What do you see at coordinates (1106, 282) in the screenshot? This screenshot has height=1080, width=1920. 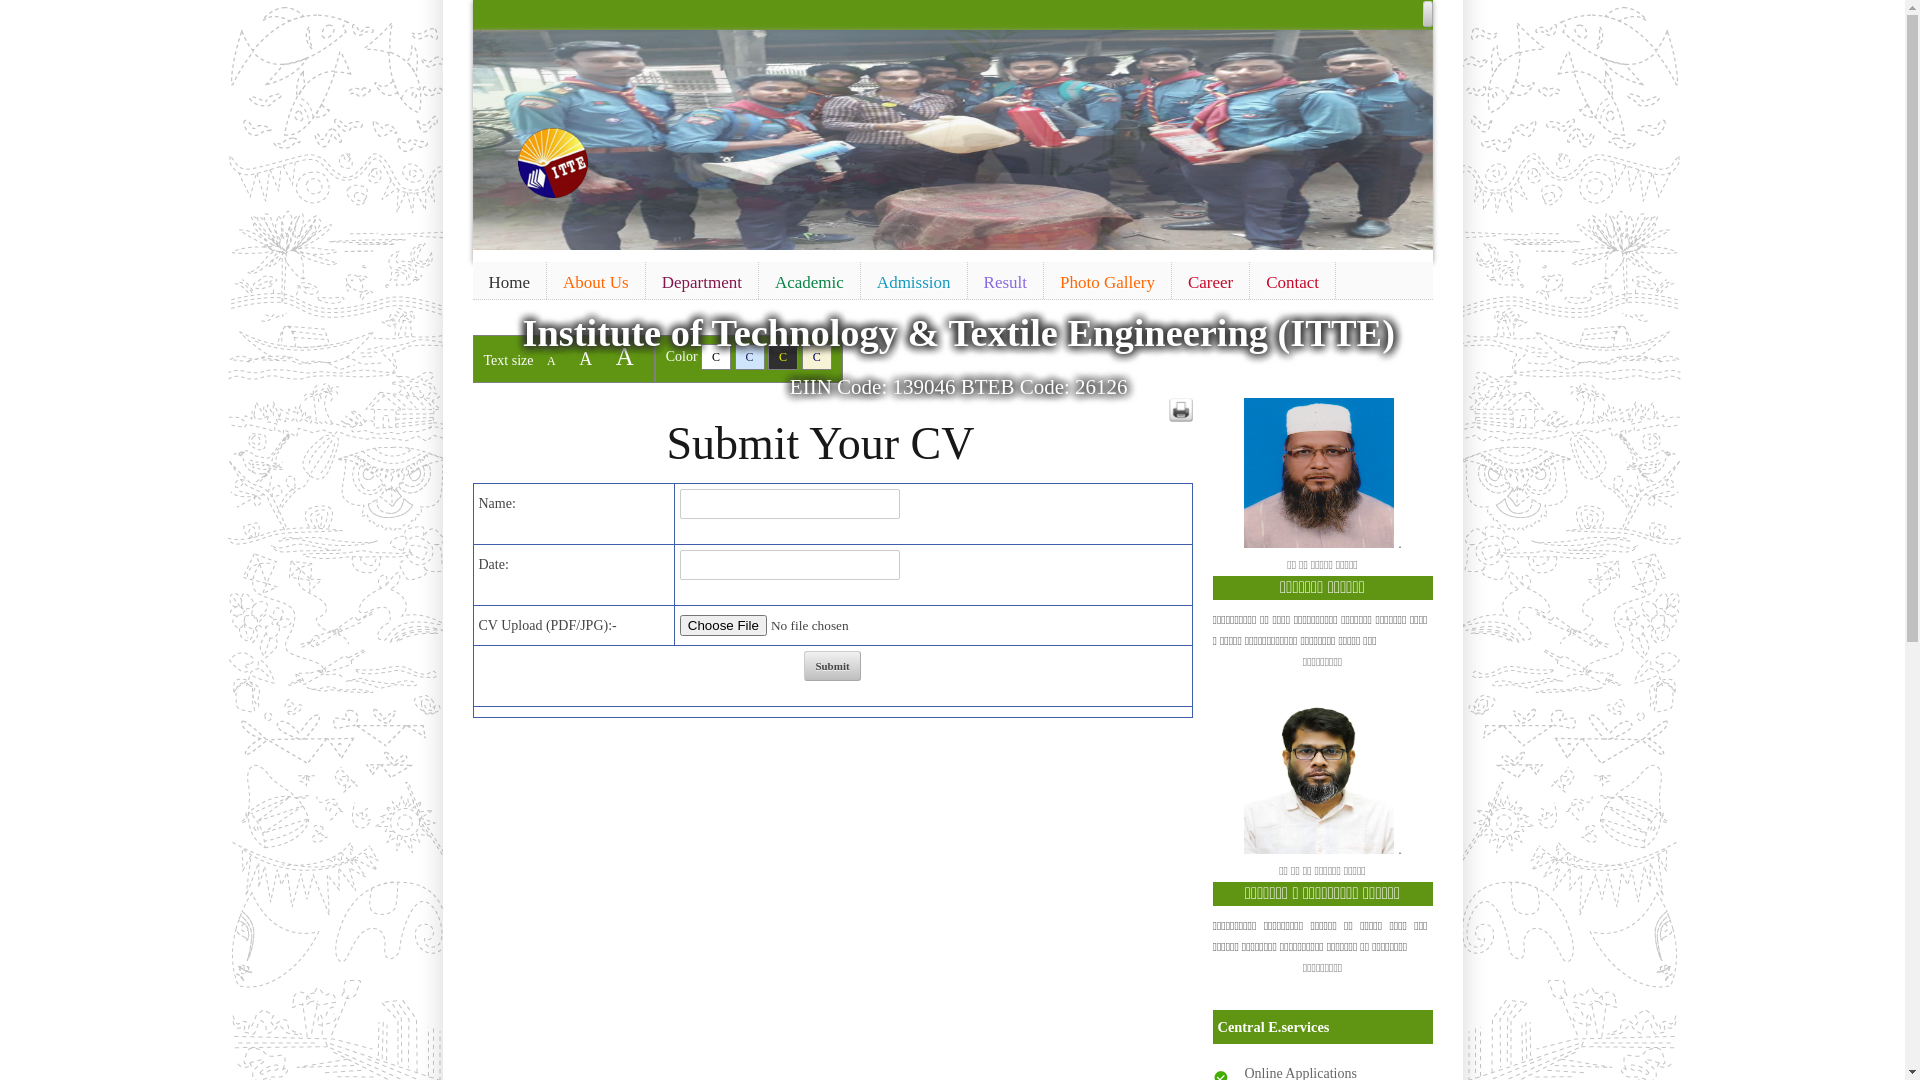 I see `'Photo Gallery'` at bounding box center [1106, 282].